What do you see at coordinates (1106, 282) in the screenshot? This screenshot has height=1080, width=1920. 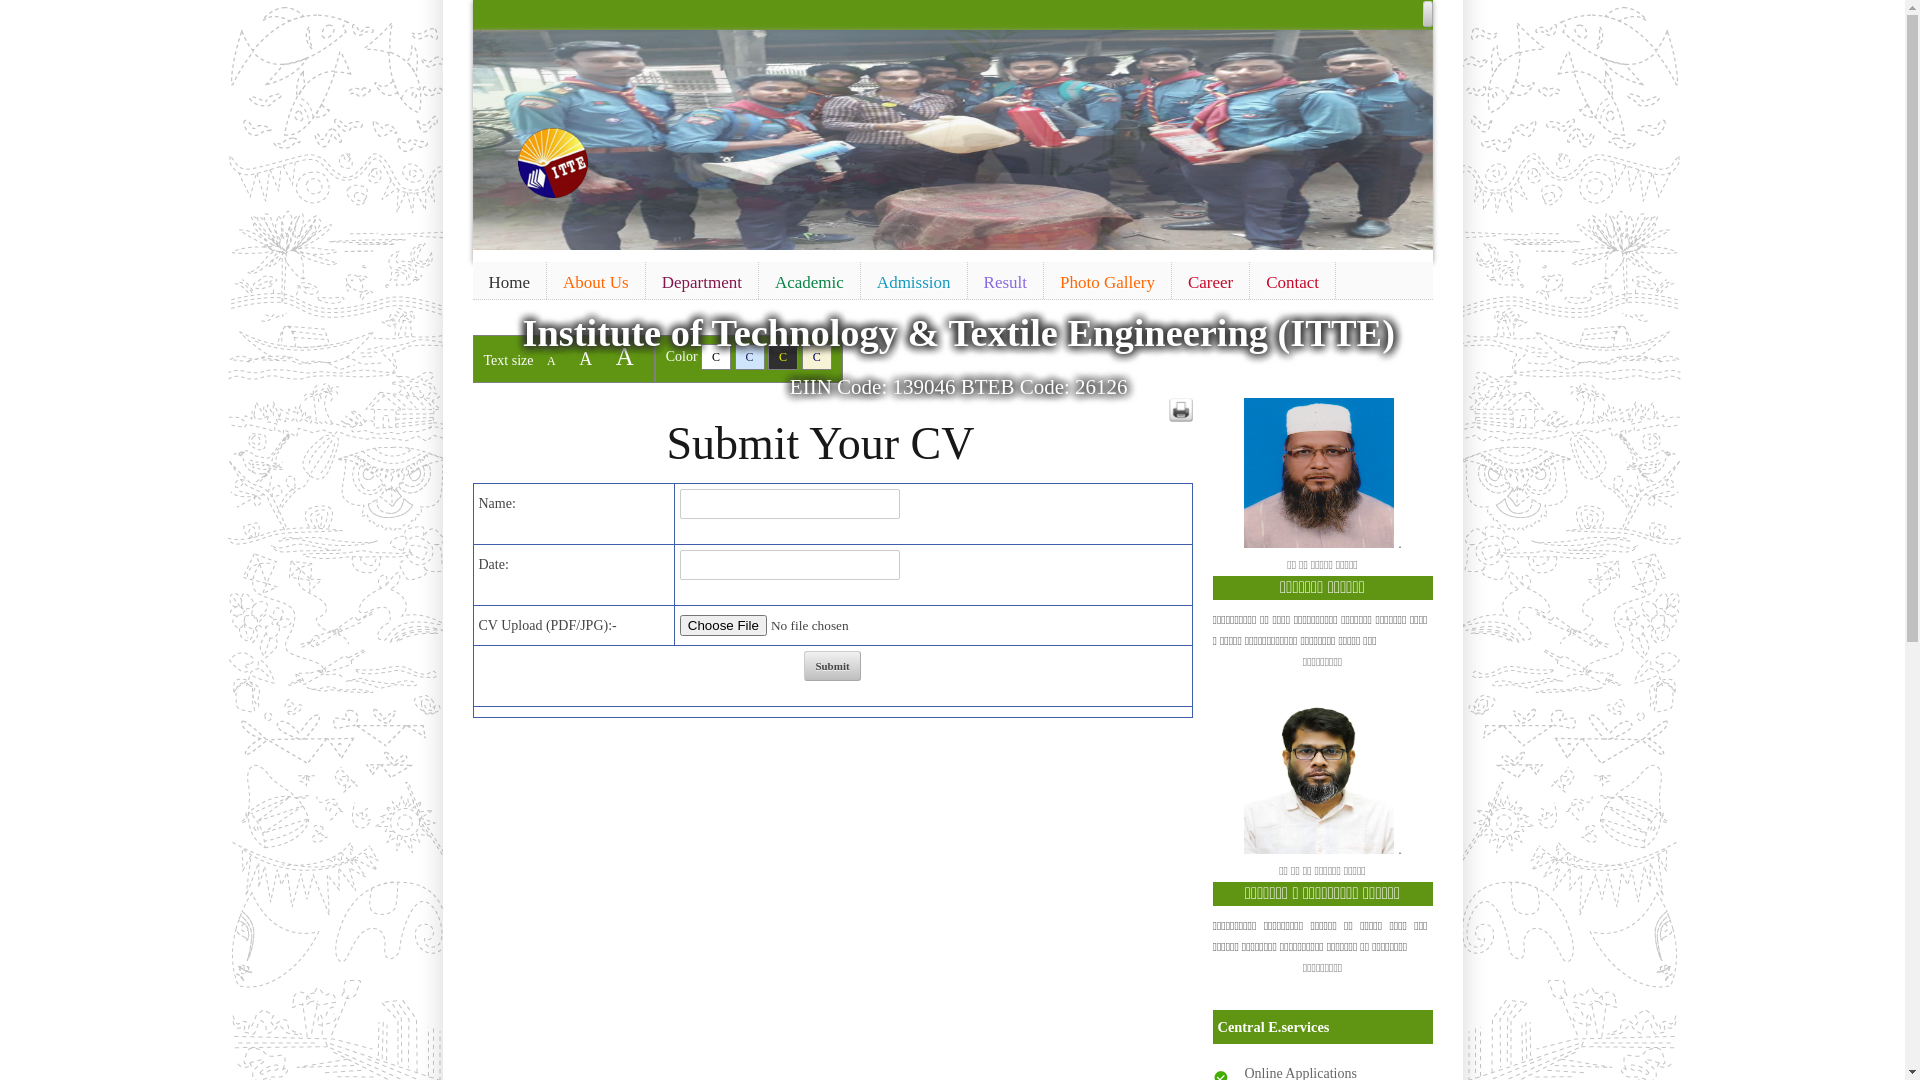 I see `'Photo Gallery'` at bounding box center [1106, 282].